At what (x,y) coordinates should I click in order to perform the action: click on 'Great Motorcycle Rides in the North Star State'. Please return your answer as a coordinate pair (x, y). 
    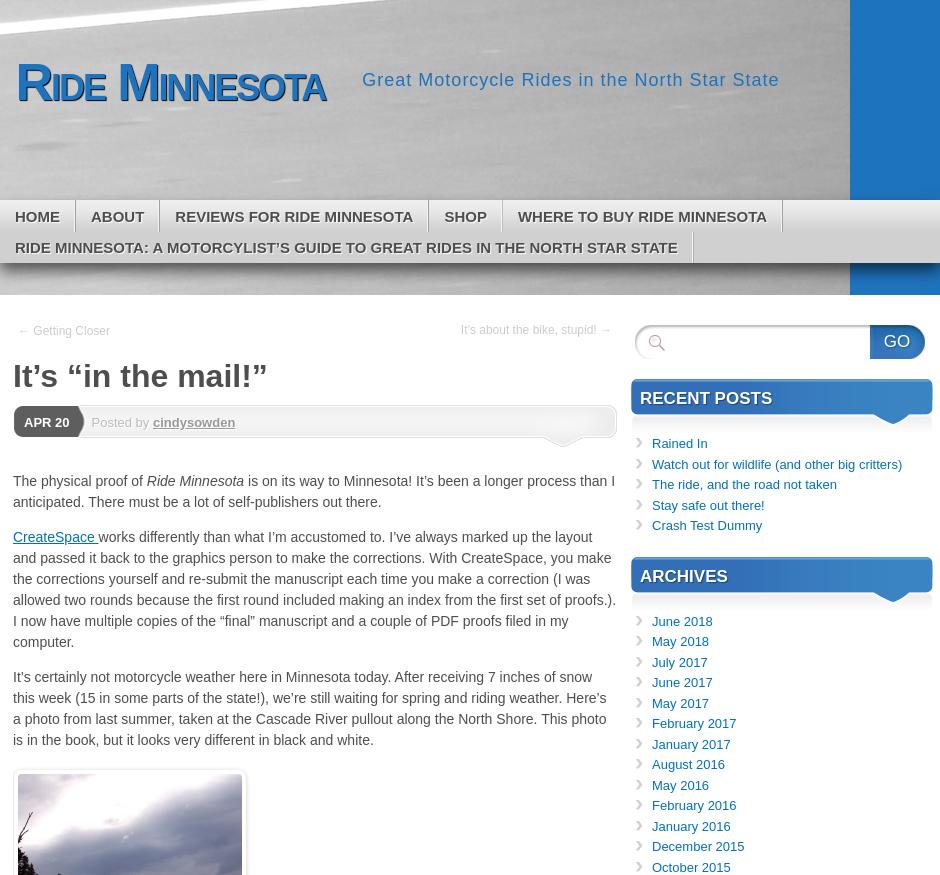
    Looking at the image, I should click on (570, 79).